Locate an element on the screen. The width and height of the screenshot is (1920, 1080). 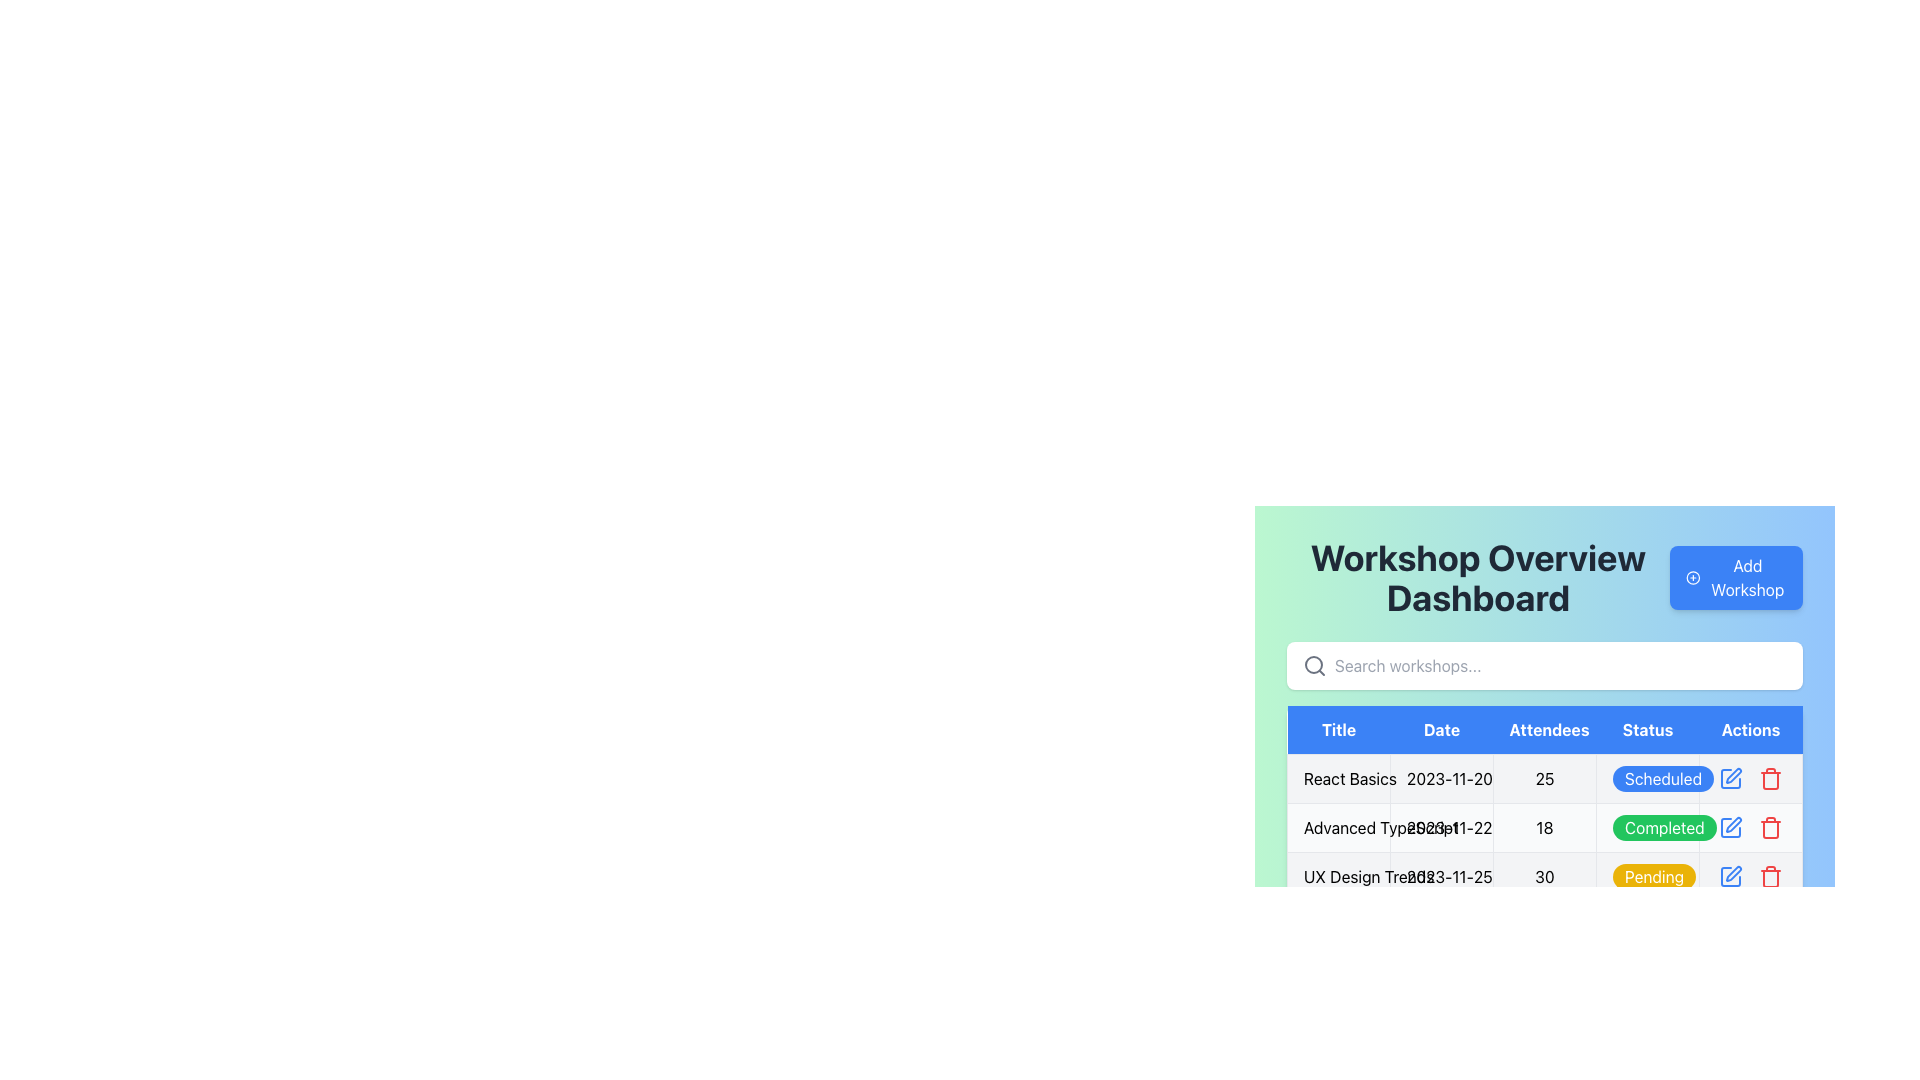
the first table header cell located immediately to the left of 'Date' to sort the column is located at coordinates (1339, 729).